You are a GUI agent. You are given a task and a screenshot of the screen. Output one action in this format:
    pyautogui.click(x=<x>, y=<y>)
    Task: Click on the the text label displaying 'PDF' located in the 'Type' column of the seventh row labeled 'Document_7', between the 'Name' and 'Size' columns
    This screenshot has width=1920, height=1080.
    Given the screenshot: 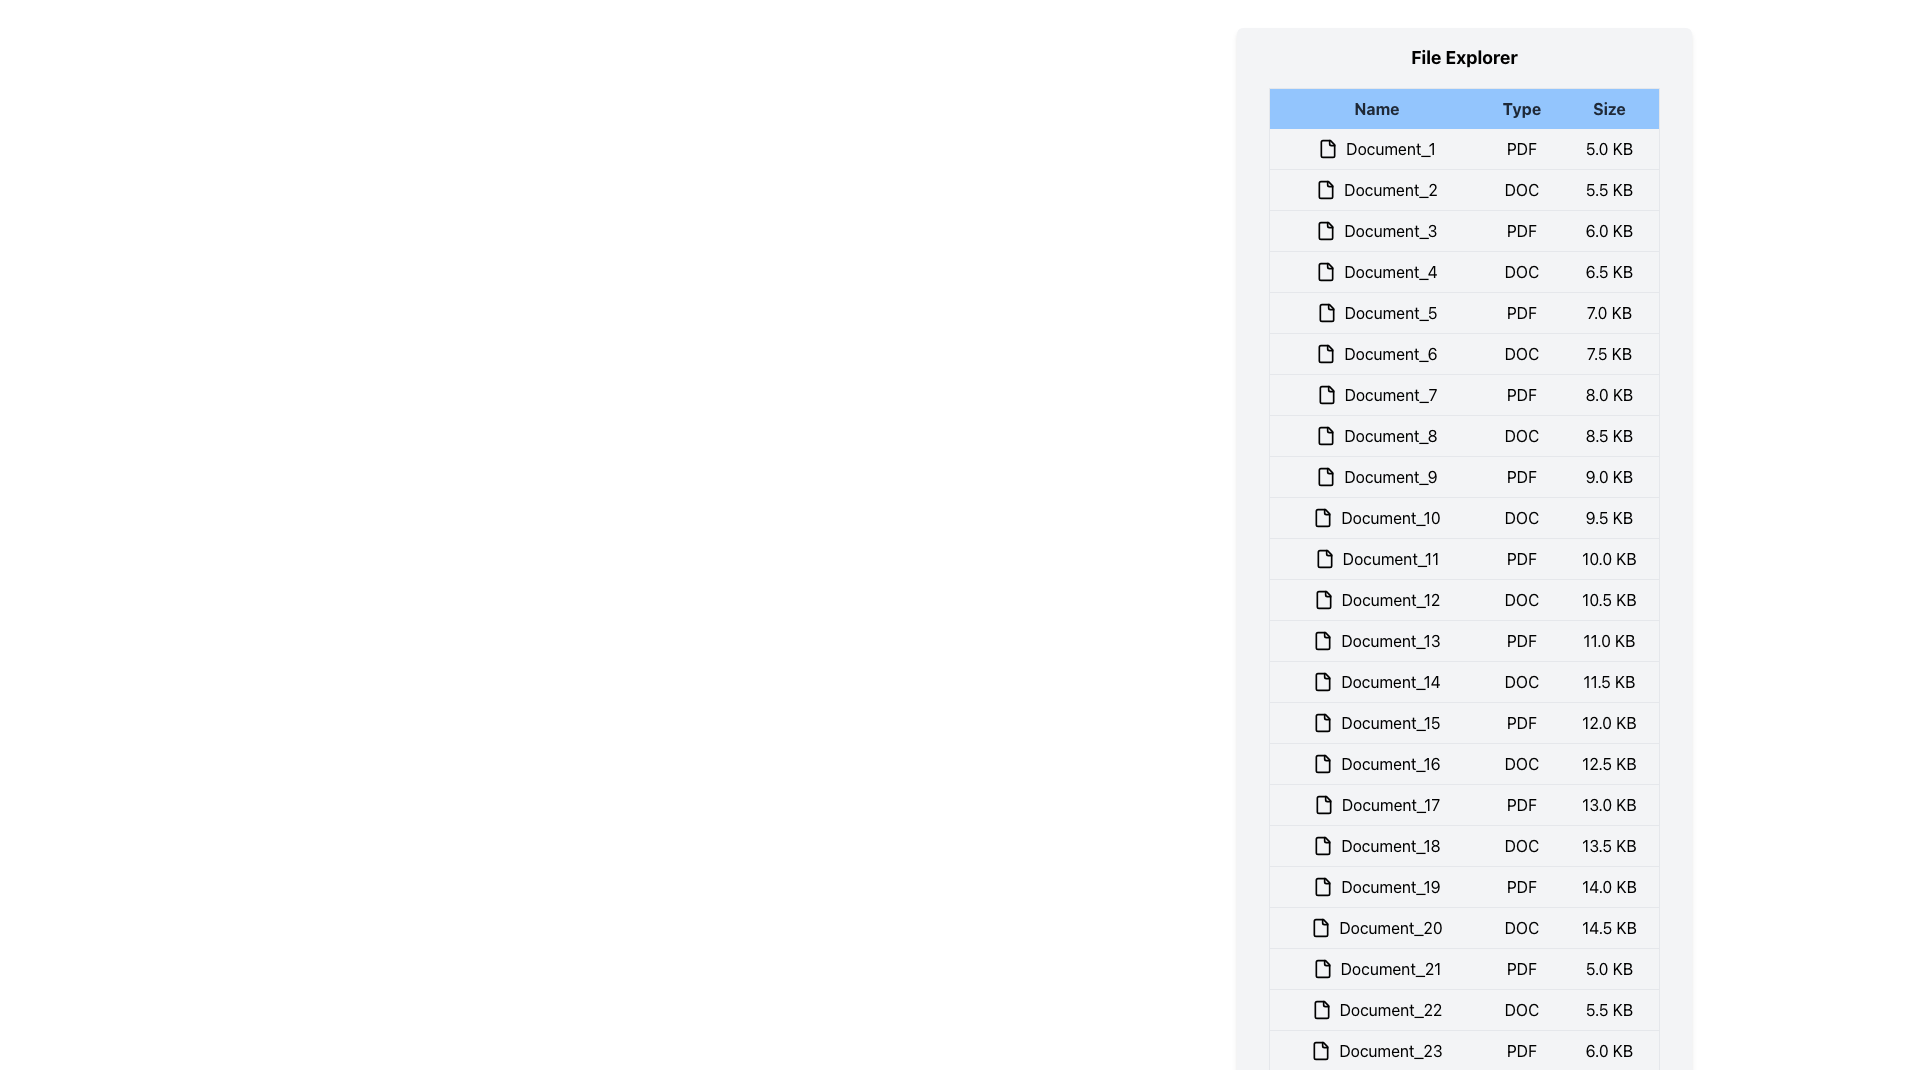 What is the action you would take?
    pyautogui.click(x=1520, y=394)
    